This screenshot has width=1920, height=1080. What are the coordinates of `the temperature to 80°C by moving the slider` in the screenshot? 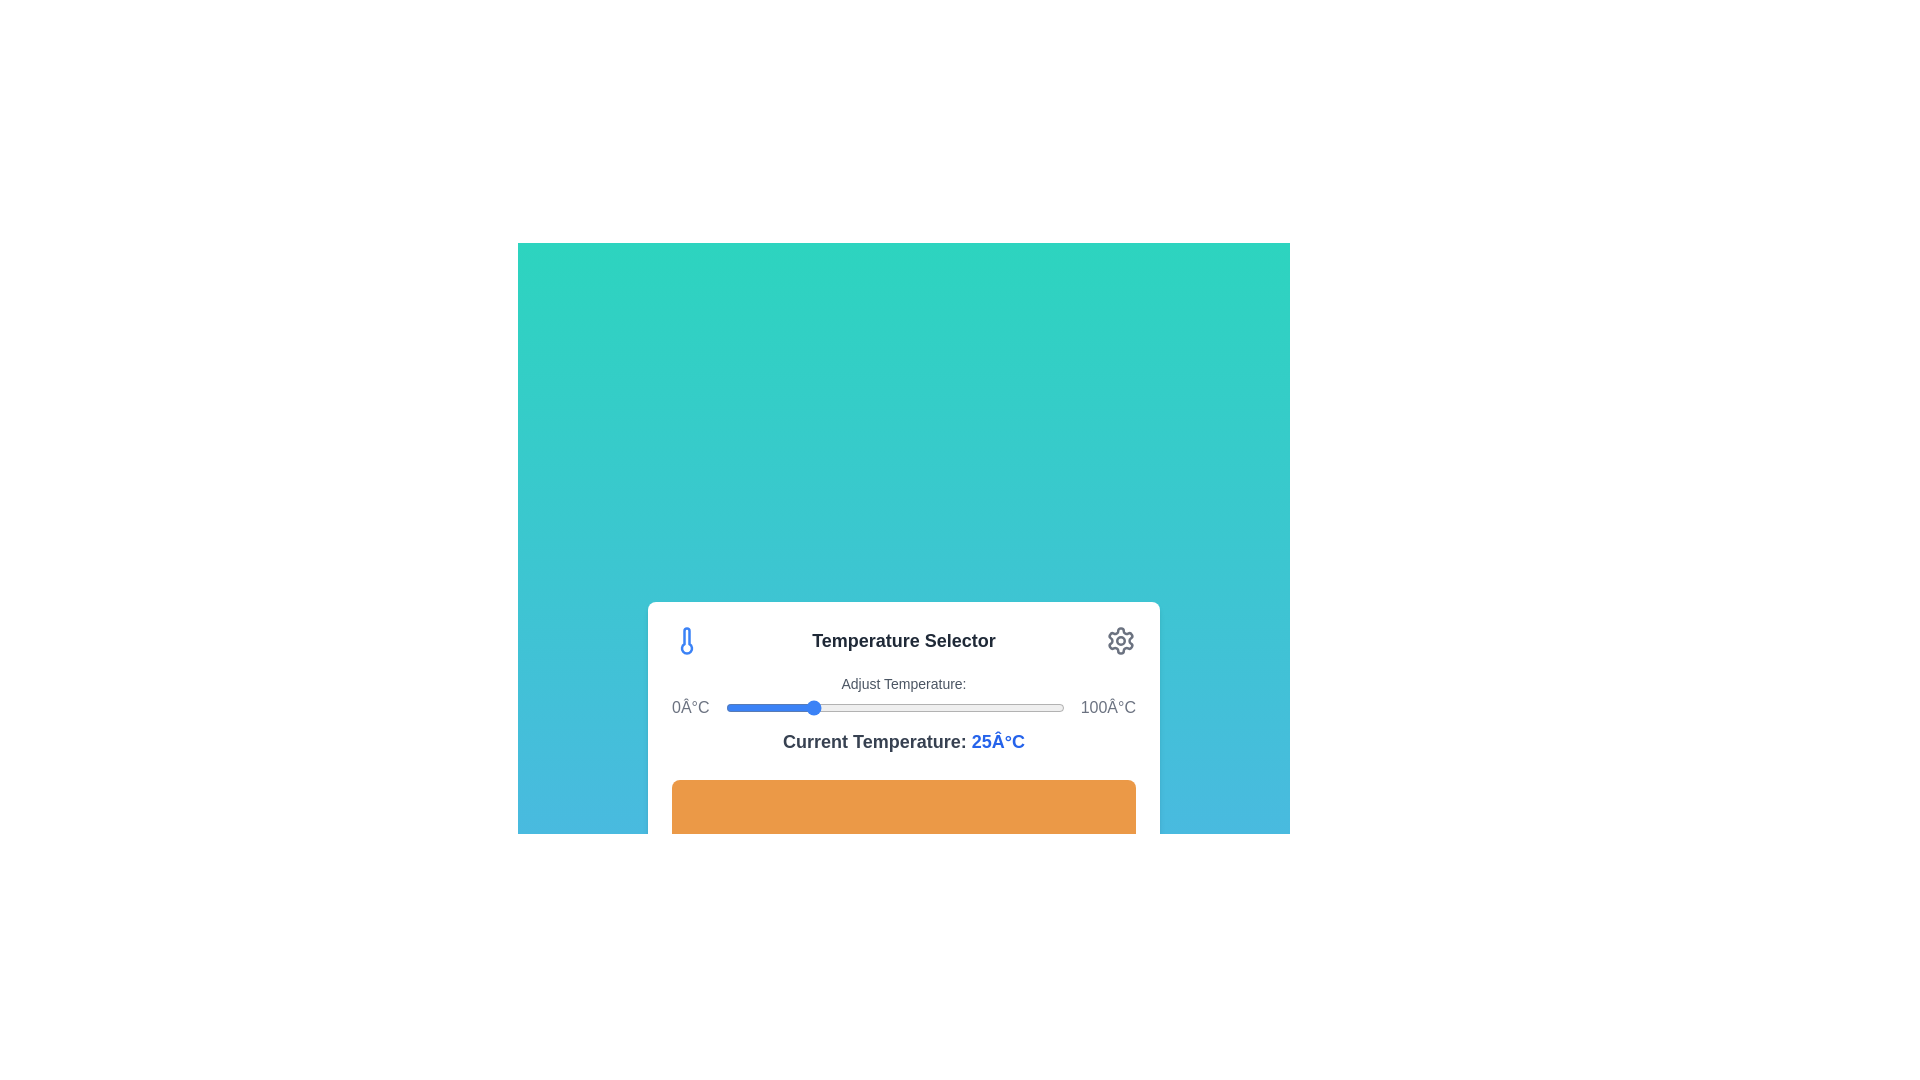 It's located at (996, 707).